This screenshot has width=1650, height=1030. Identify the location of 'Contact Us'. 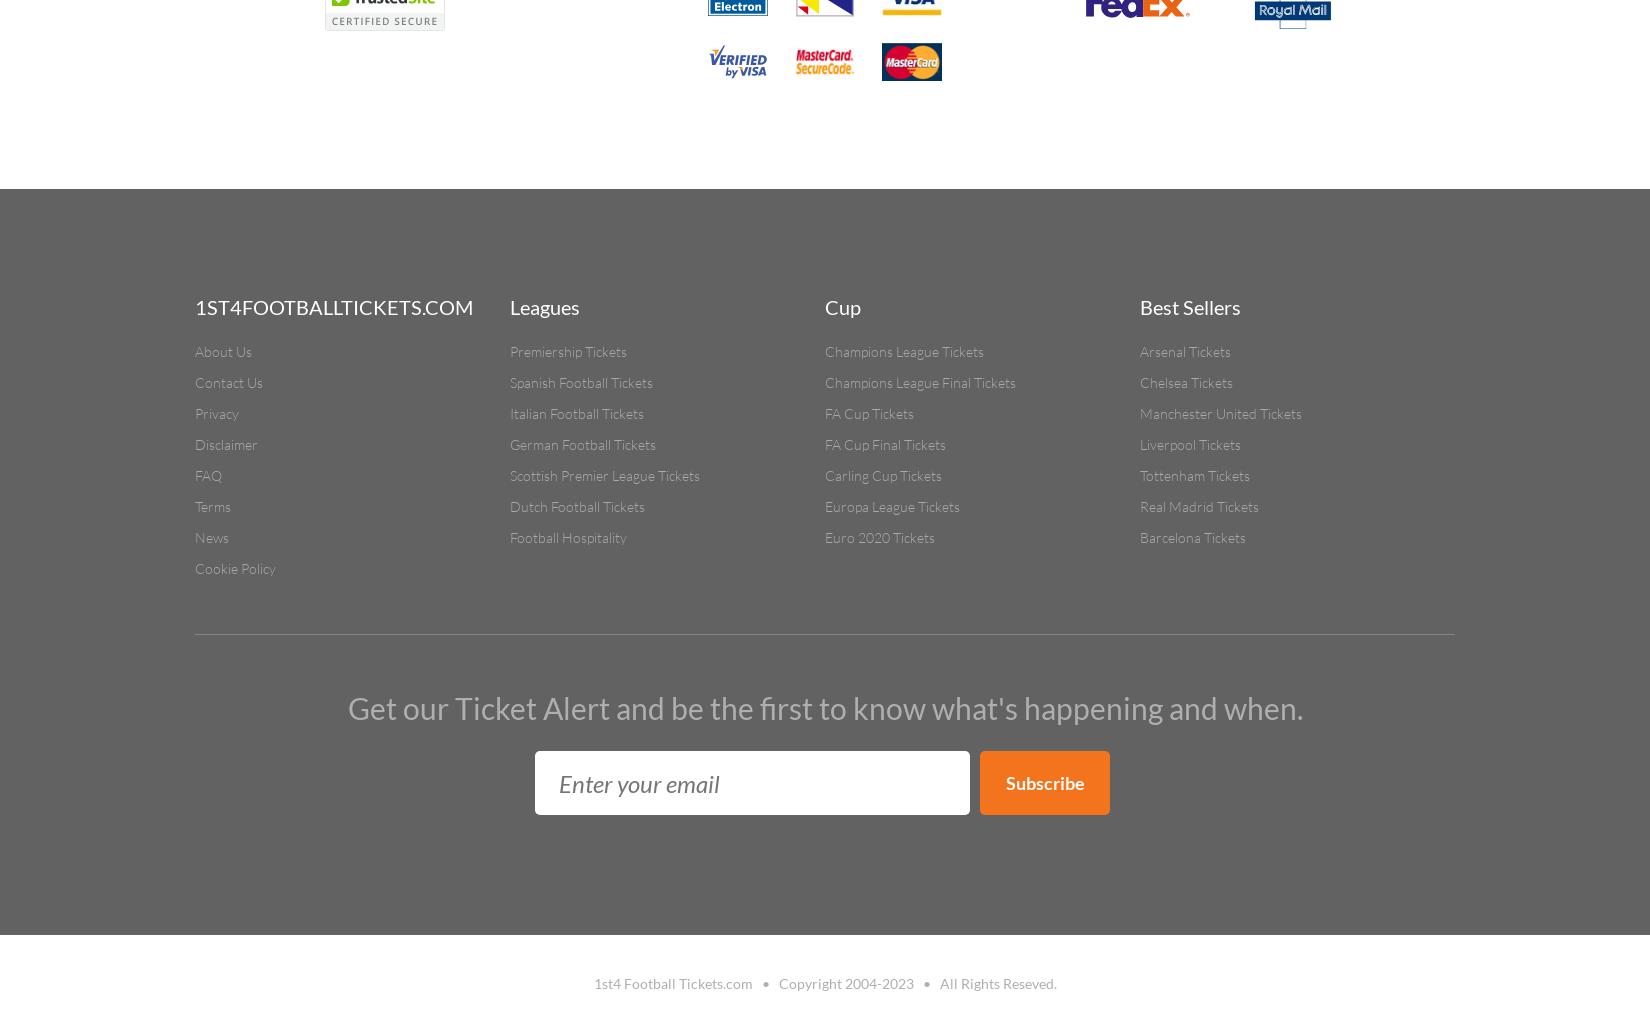
(229, 382).